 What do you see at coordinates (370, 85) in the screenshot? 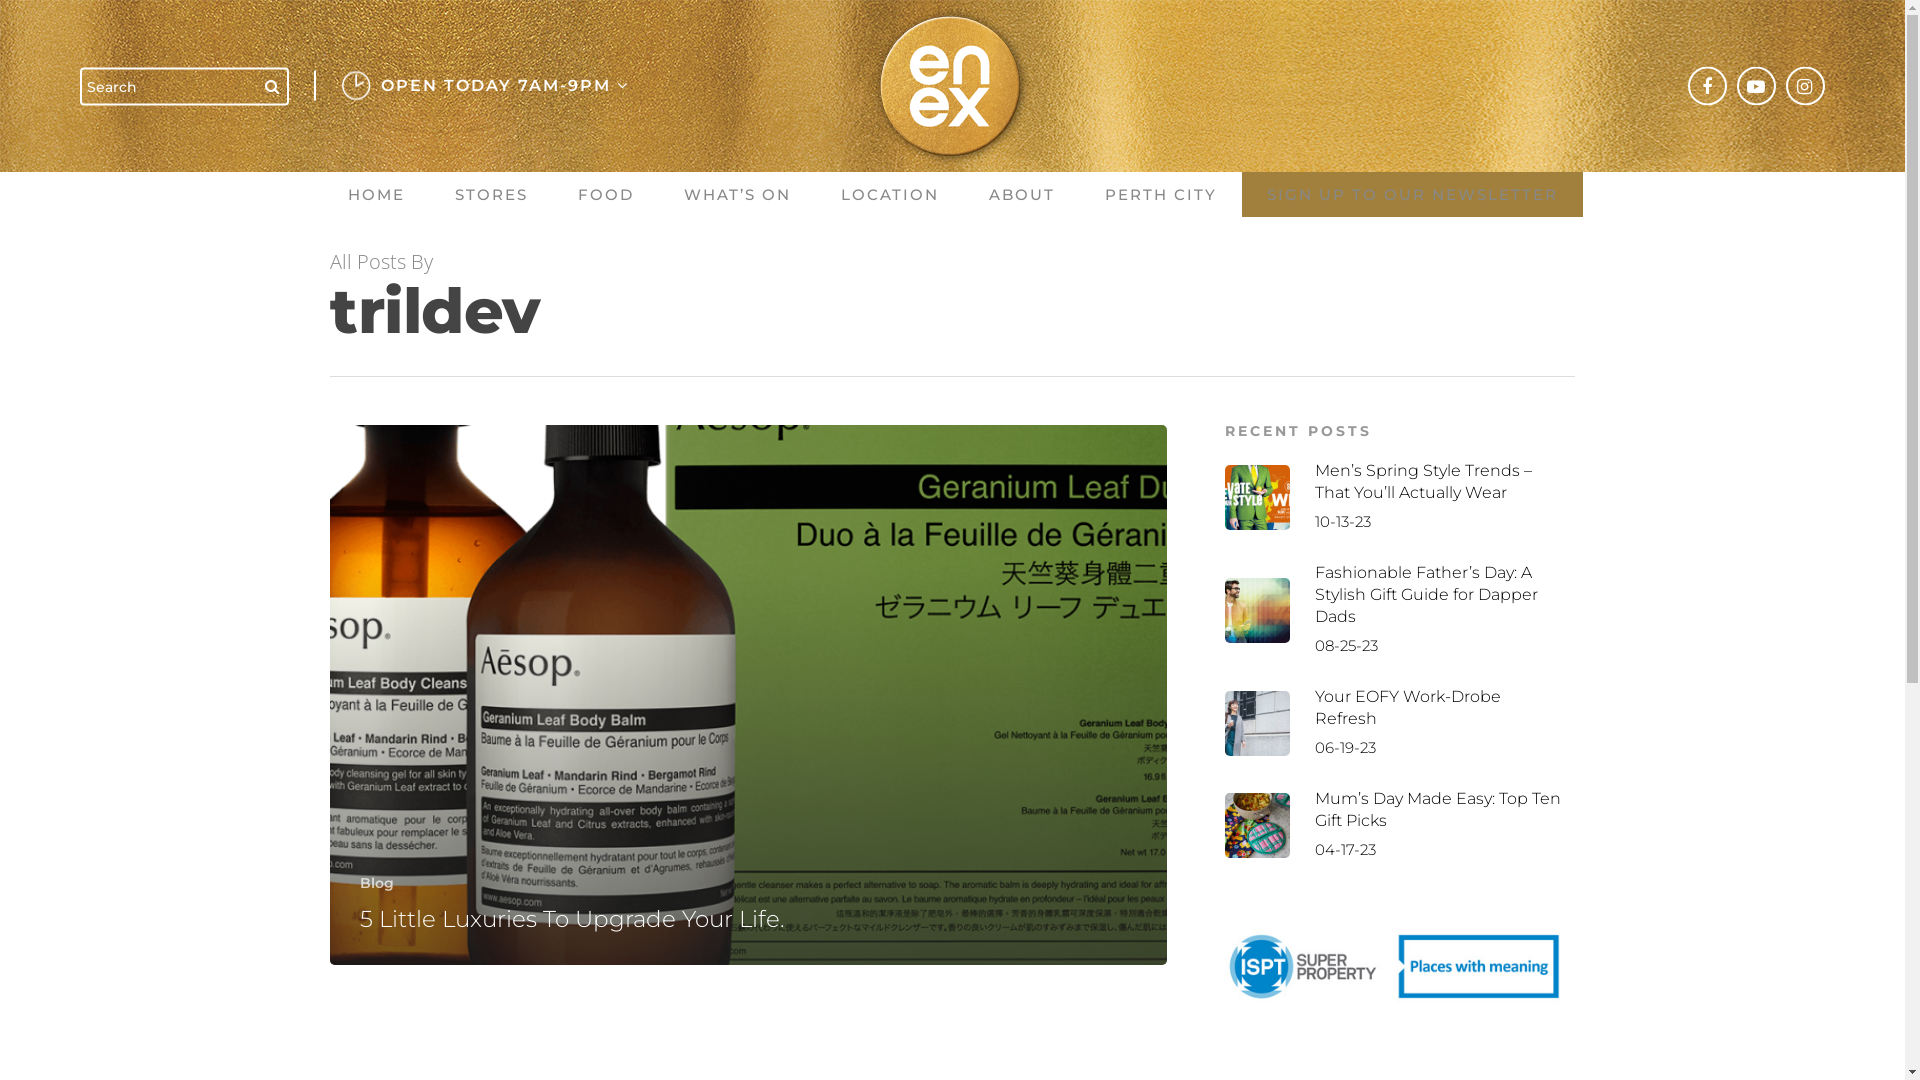
I see `'OPEN TODAY 7AM-9PM'` at bounding box center [370, 85].